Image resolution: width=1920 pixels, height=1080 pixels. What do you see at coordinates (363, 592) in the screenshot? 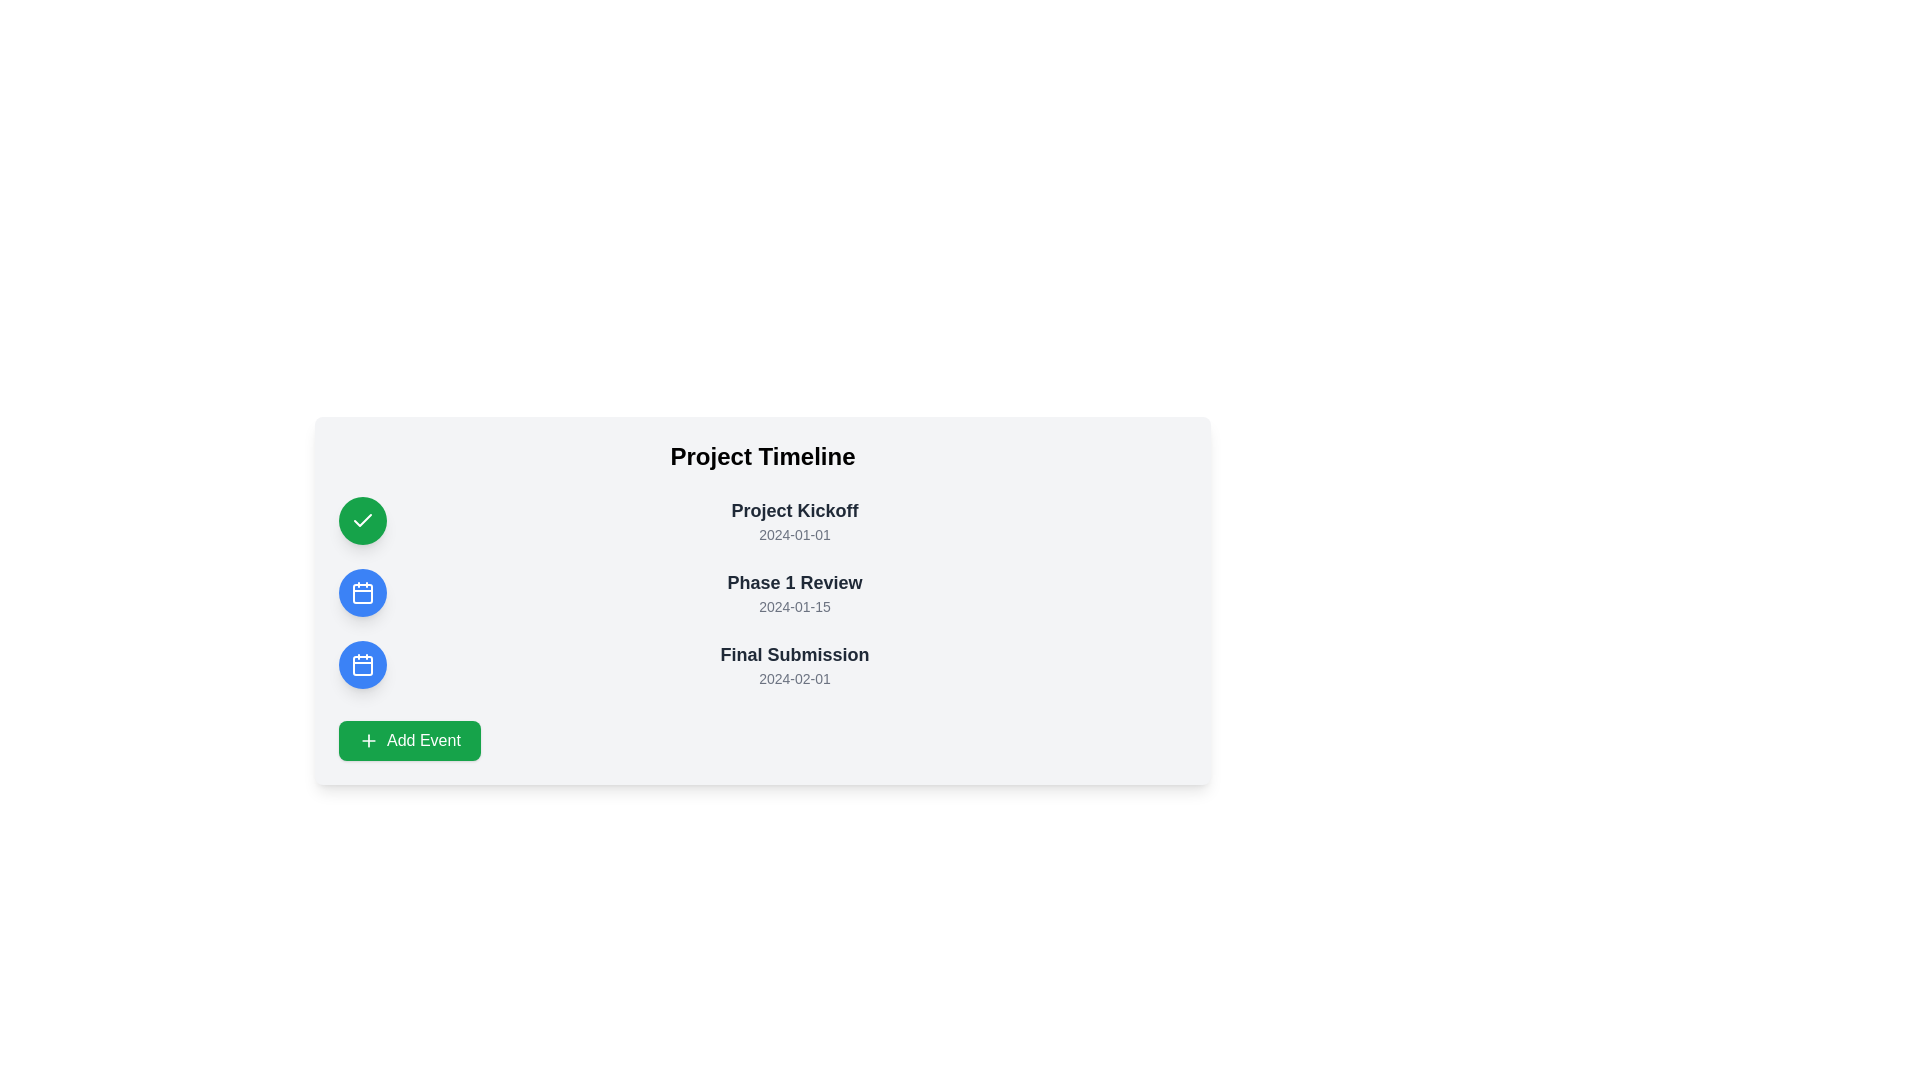
I see `the 'Phase 1 Review' button located second from the top in the vertical stack on the left side of the 'Project Timeline' panel to interact with the associated phase` at bounding box center [363, 592].